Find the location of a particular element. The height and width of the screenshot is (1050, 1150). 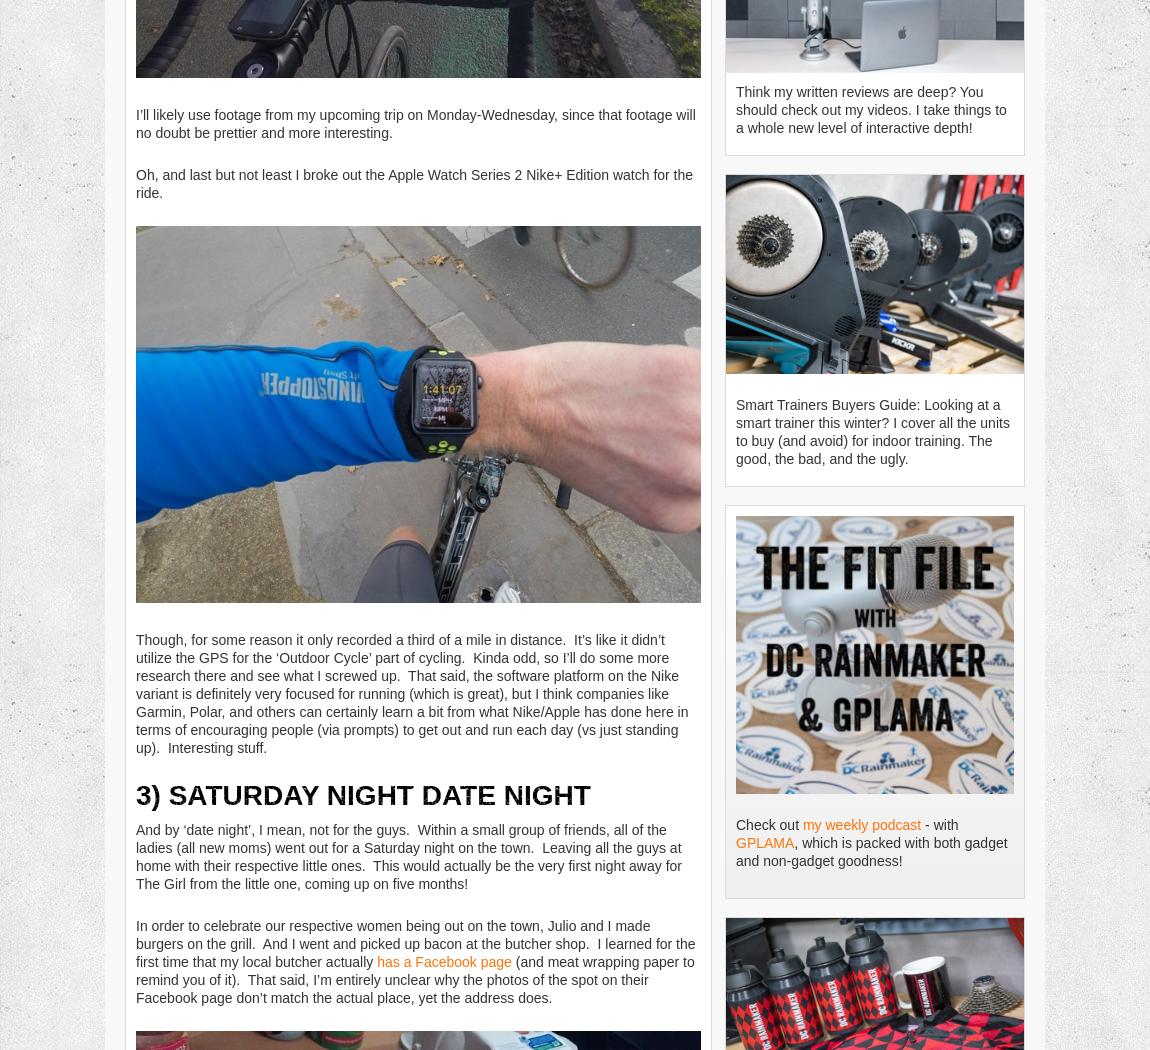

'Think my written reviews are deep? You should check out my videos. I take things to a whole new level of interactive depth!' is located at coordinates (735, 110).